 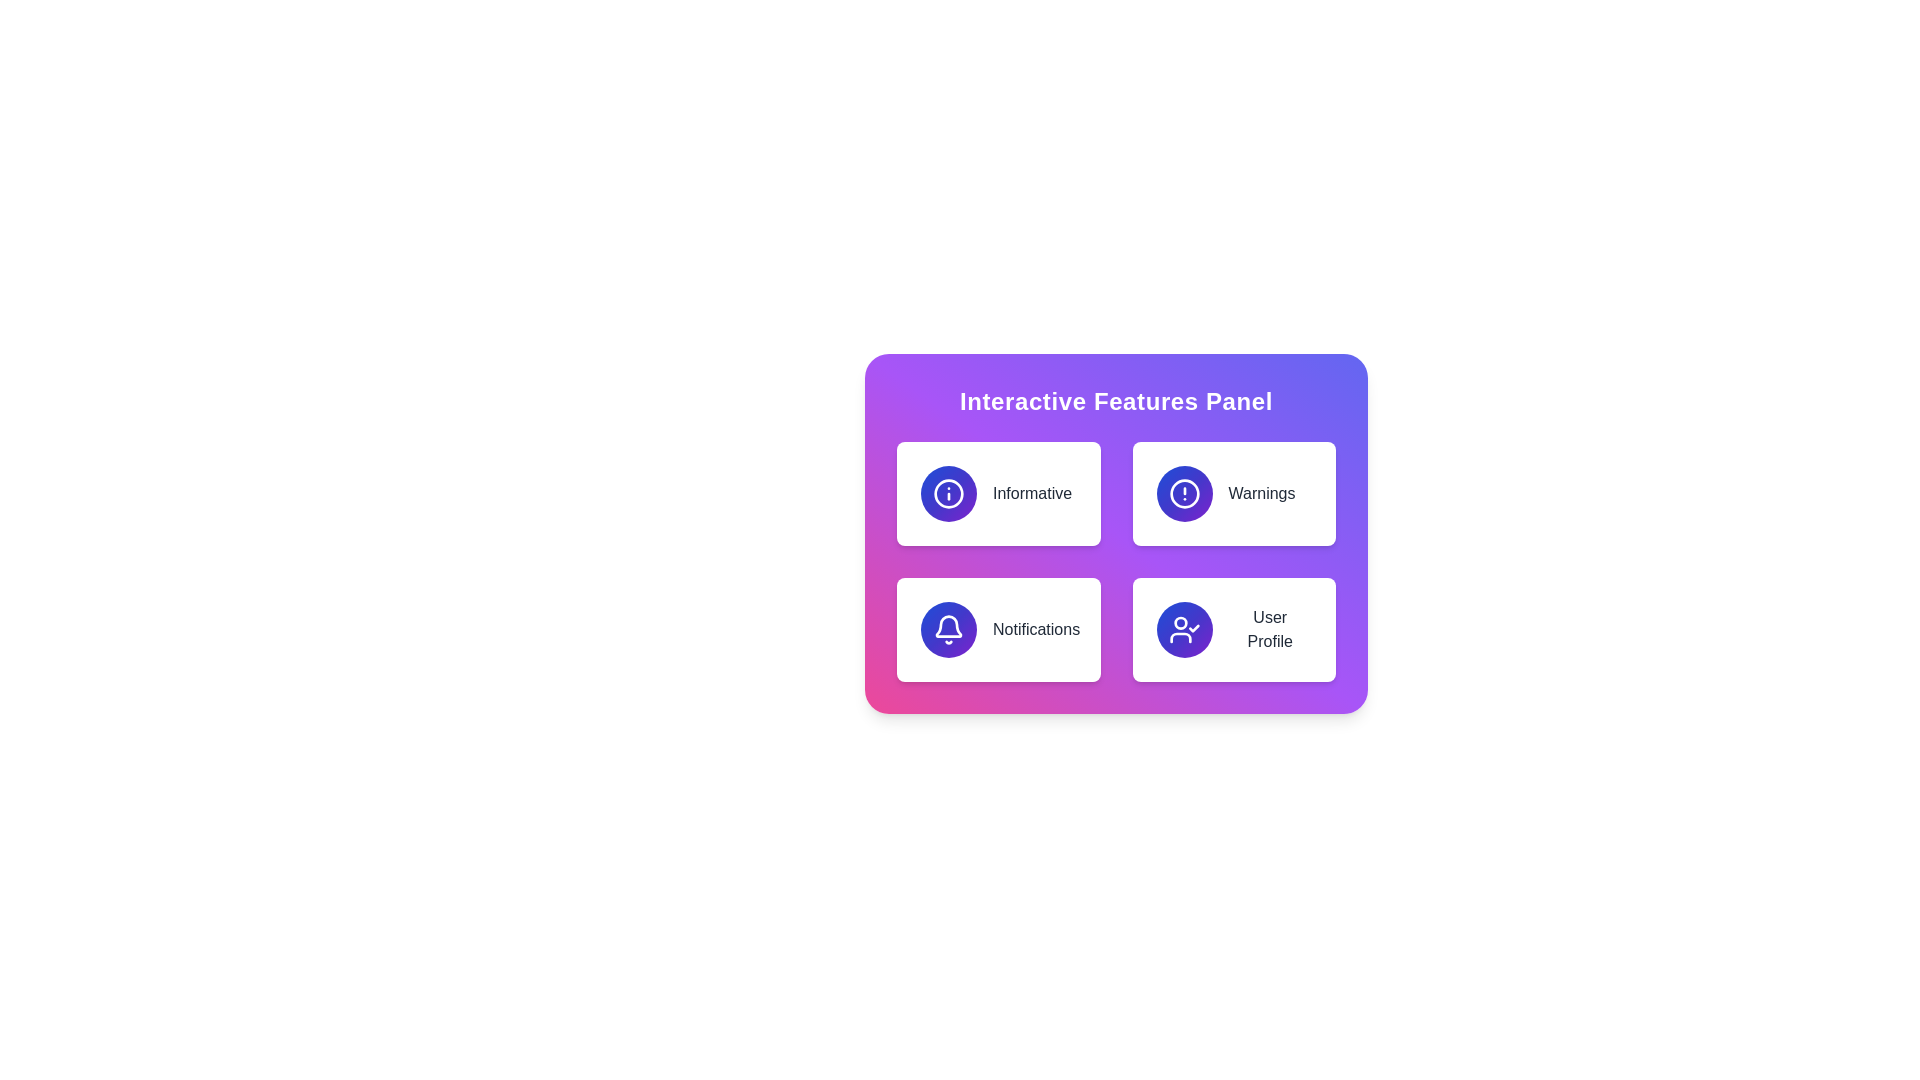 What do you see at coordinates (1184, 628) in the screenshot?
I see `the circular button with a gradient from blue to indigo to purple, featuring a white user profile icon with a check mark, located at the bottom-right corner of the 'Interactive Features Panel'` at bounding box center [1184, 628].